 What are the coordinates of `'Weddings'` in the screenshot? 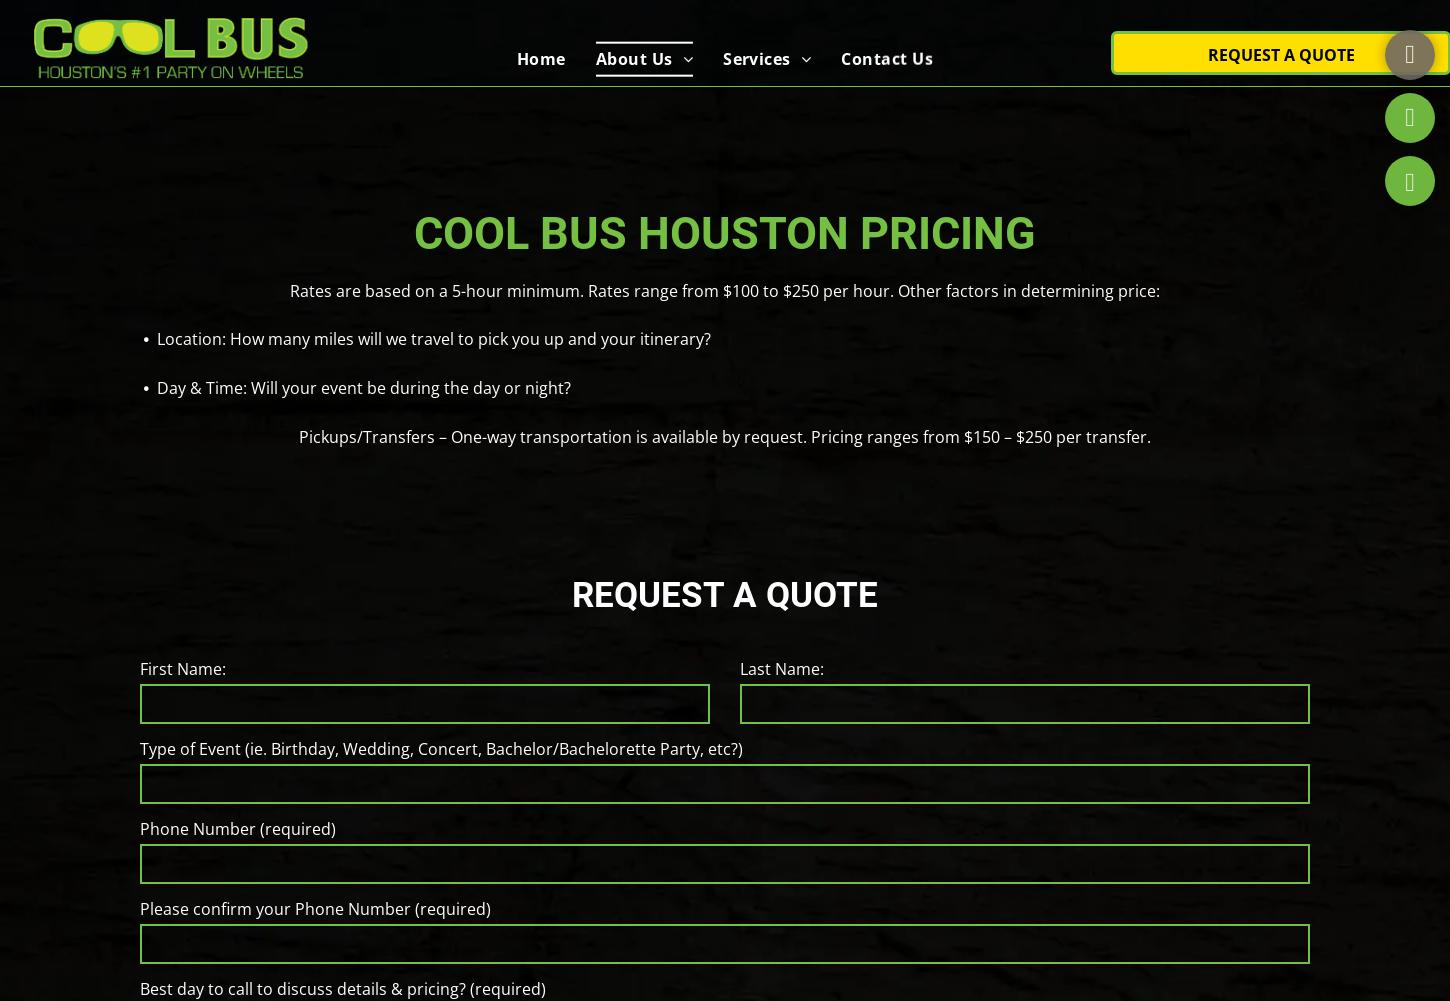 It's located at (777, 79).